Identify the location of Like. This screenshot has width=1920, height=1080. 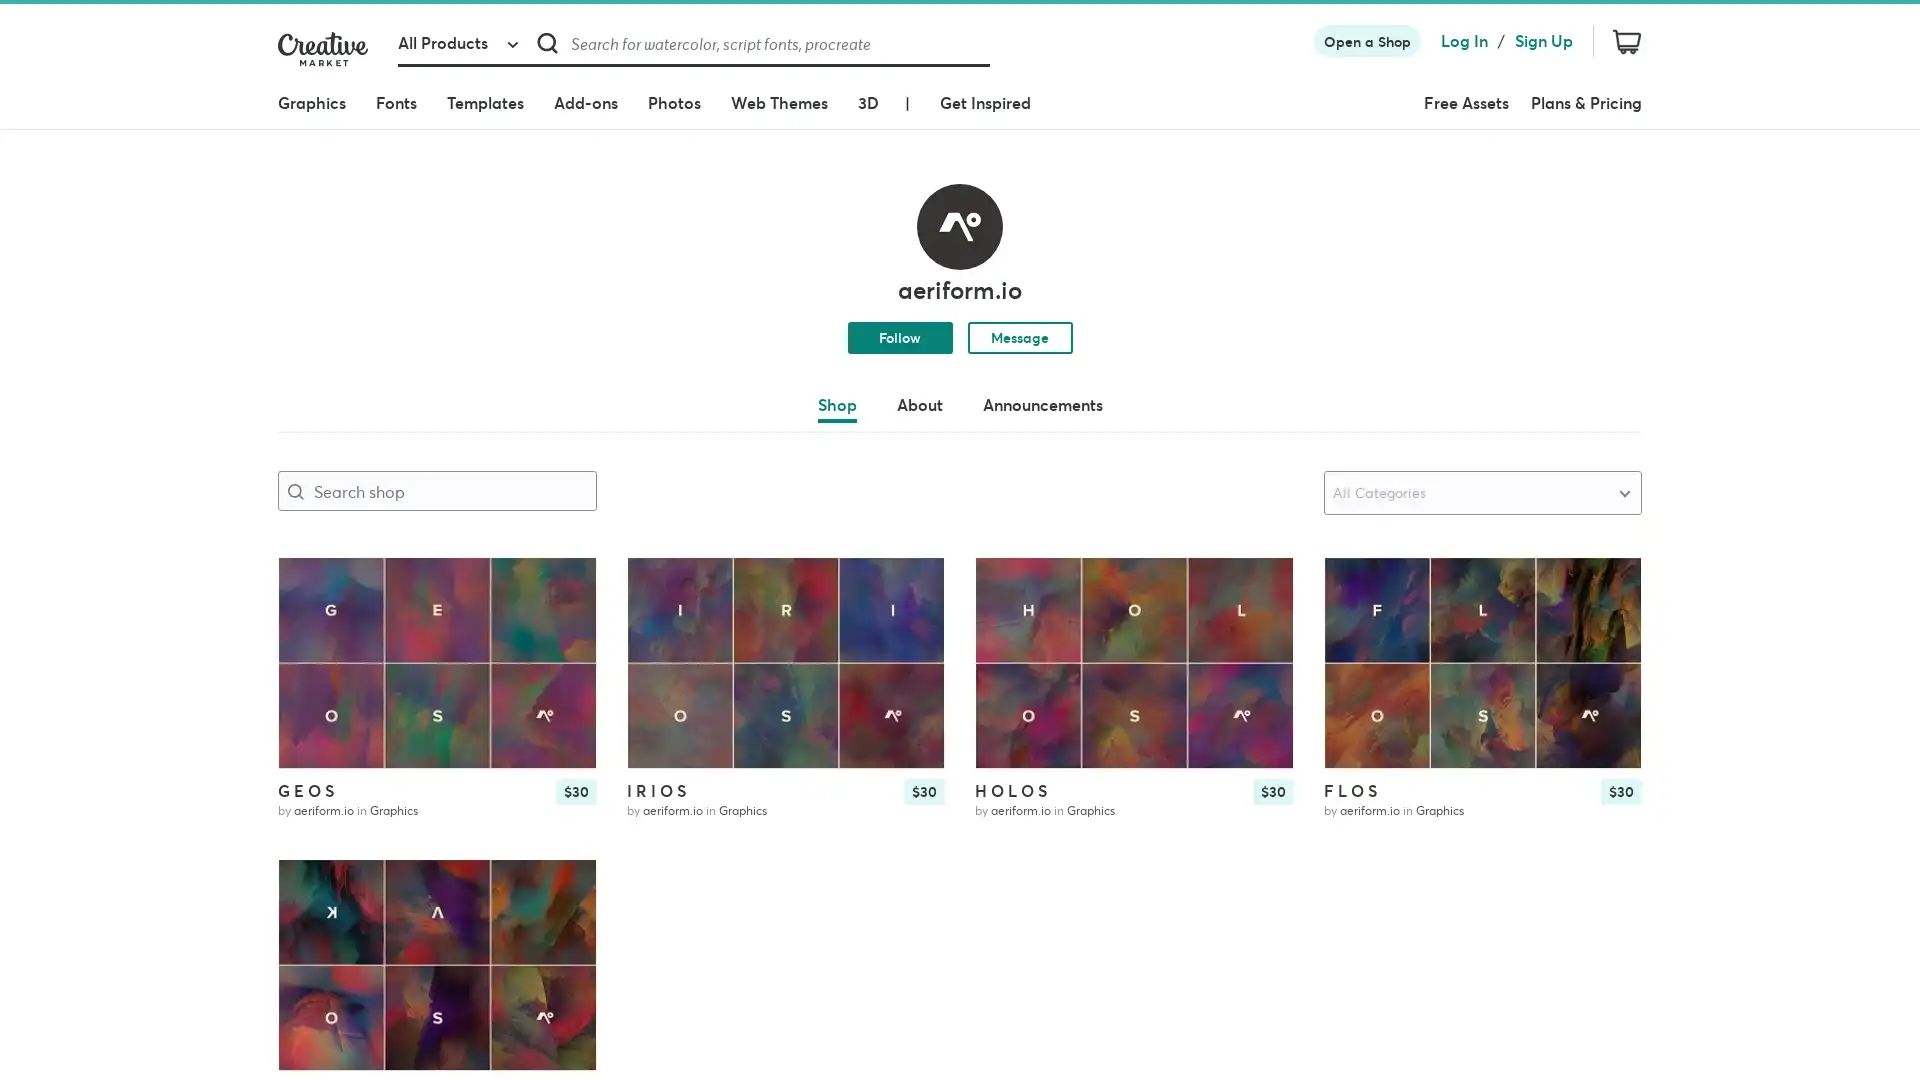
(562, 889).